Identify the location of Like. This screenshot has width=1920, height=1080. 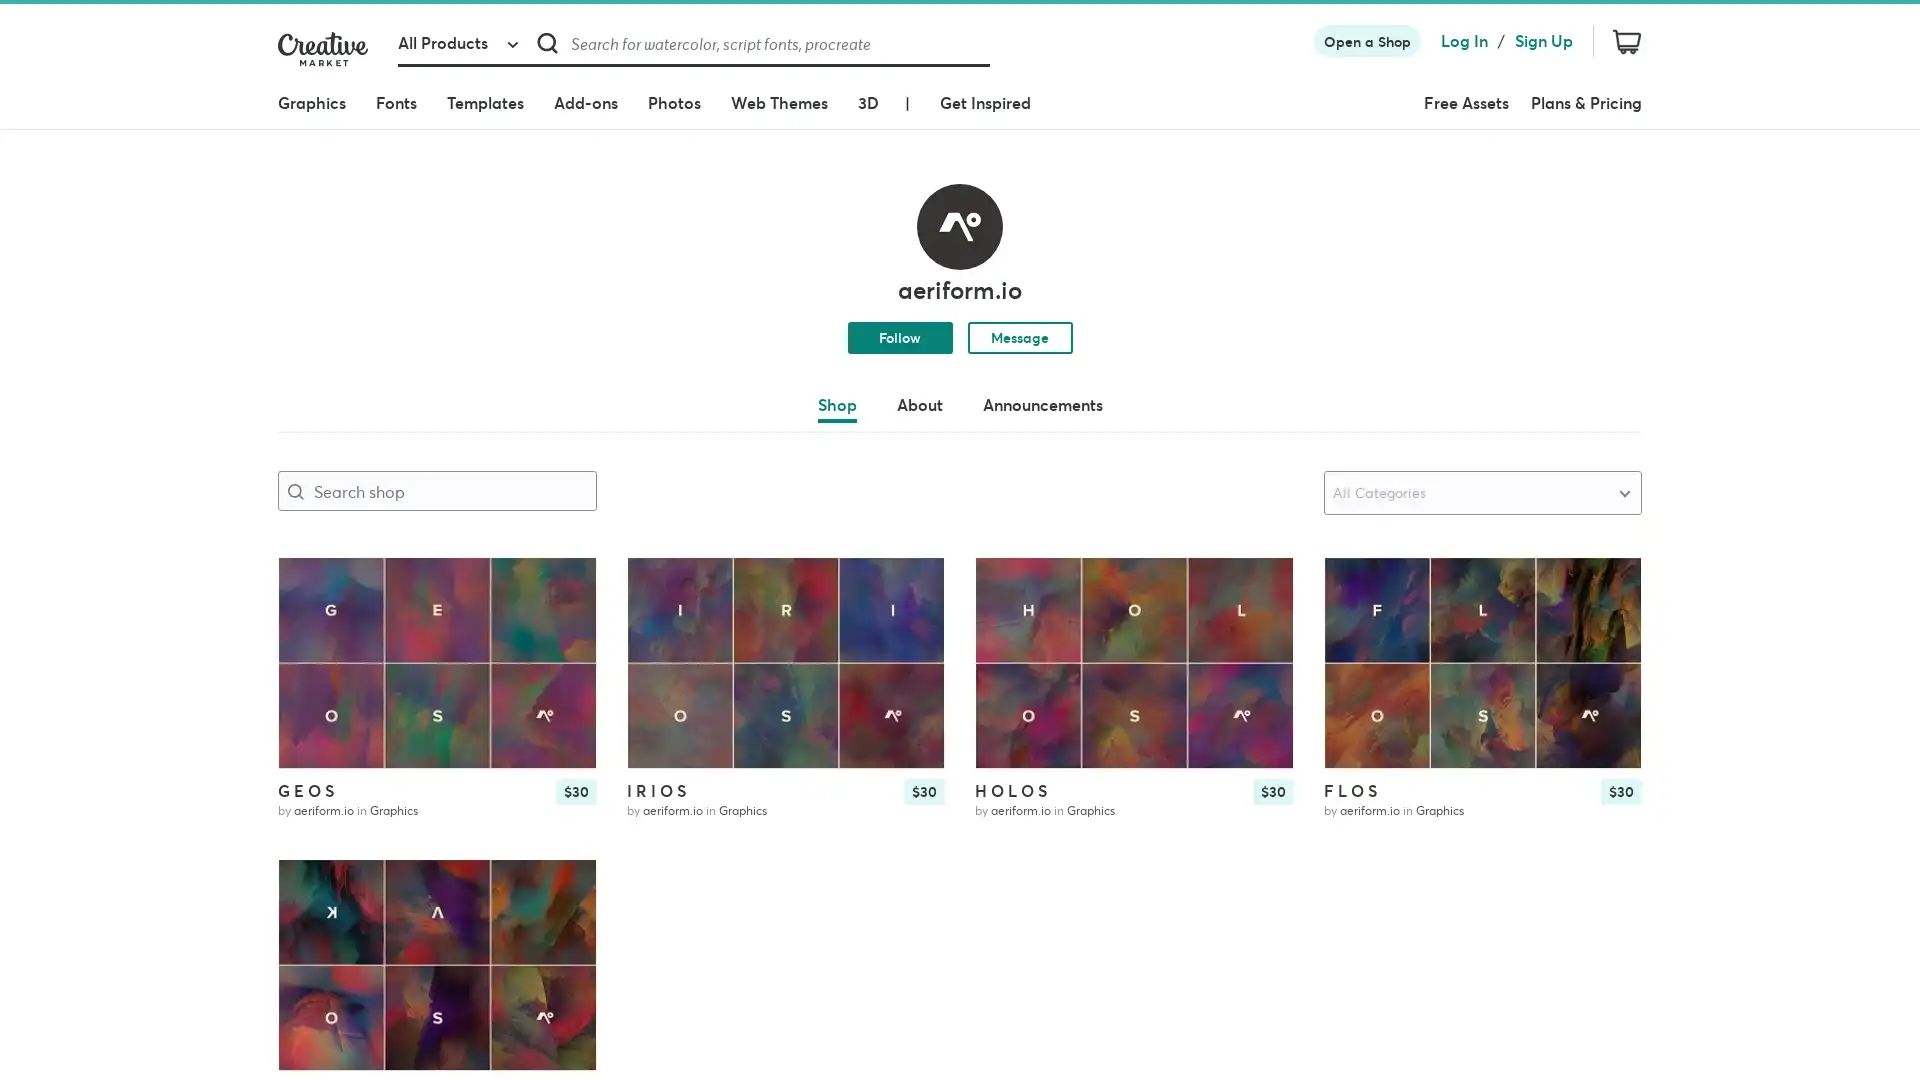
(562, 889).